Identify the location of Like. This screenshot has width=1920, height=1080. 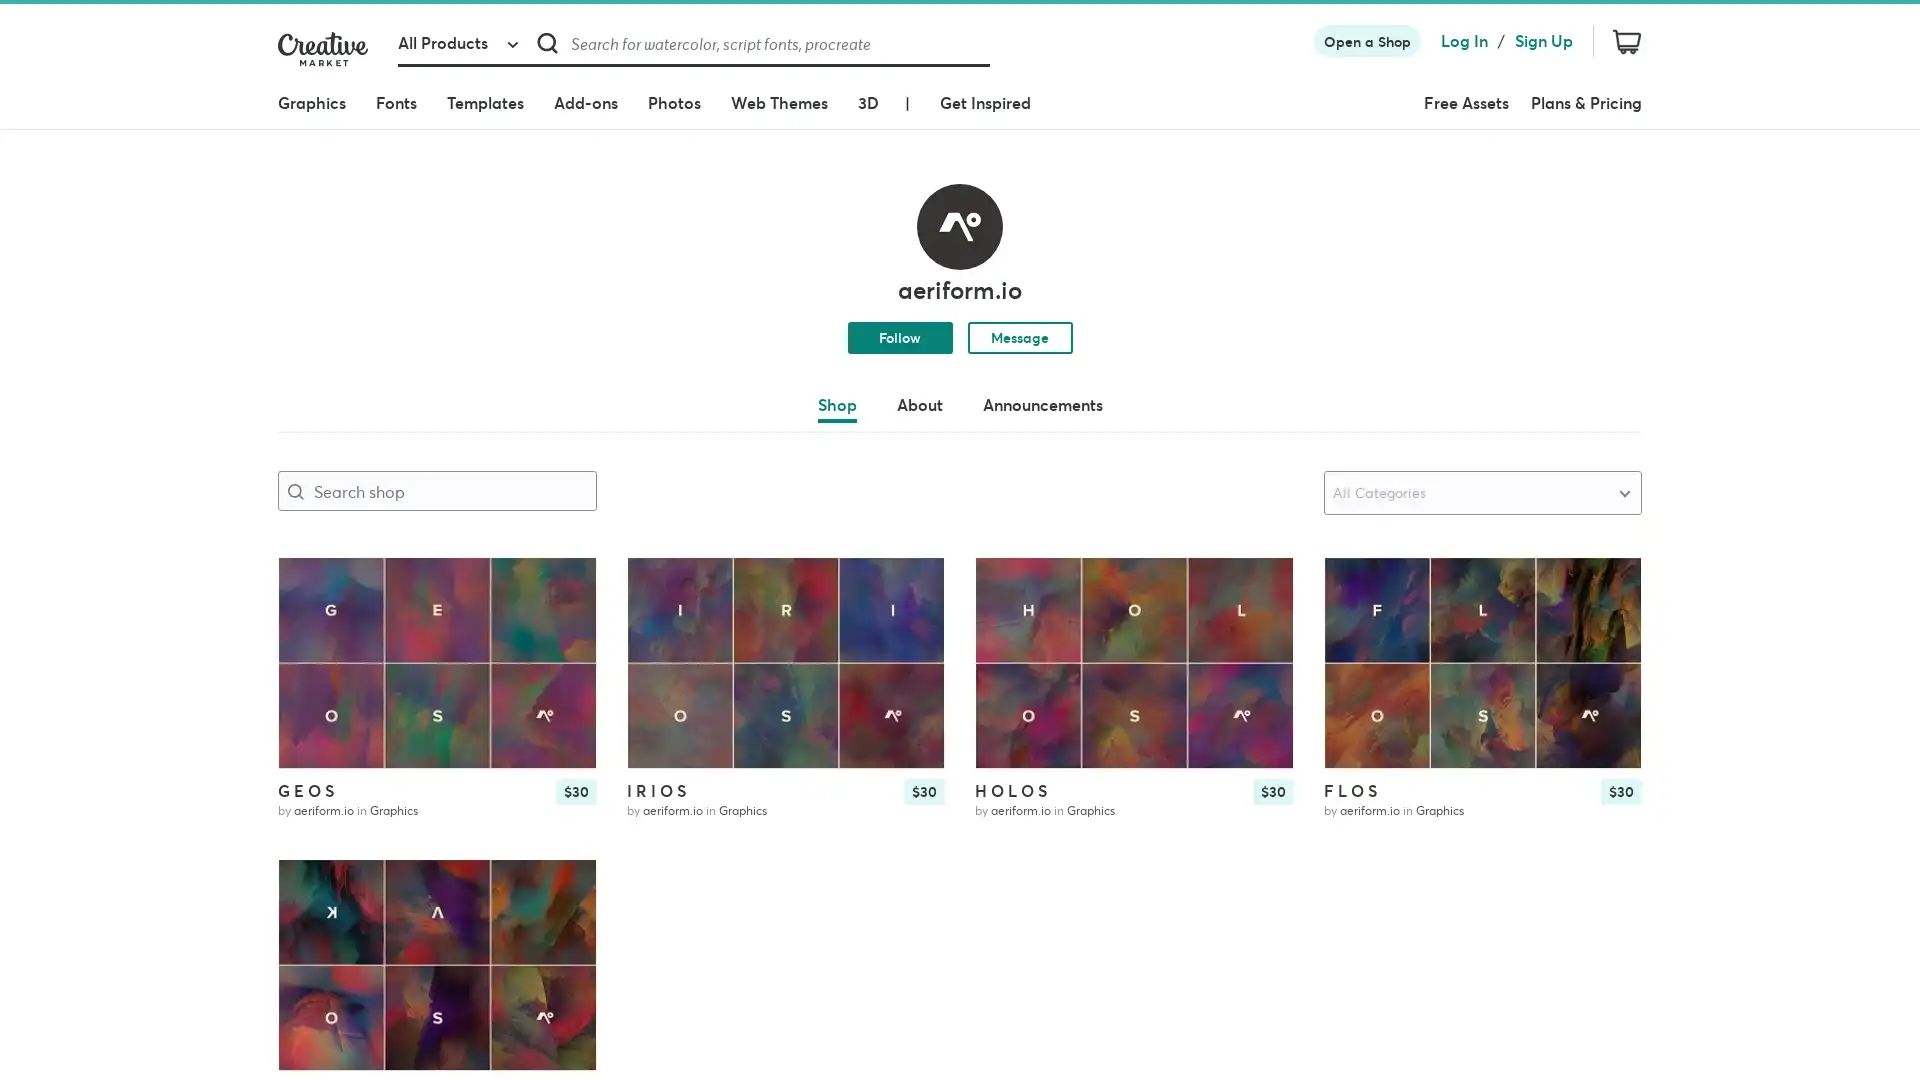
(562, 889).